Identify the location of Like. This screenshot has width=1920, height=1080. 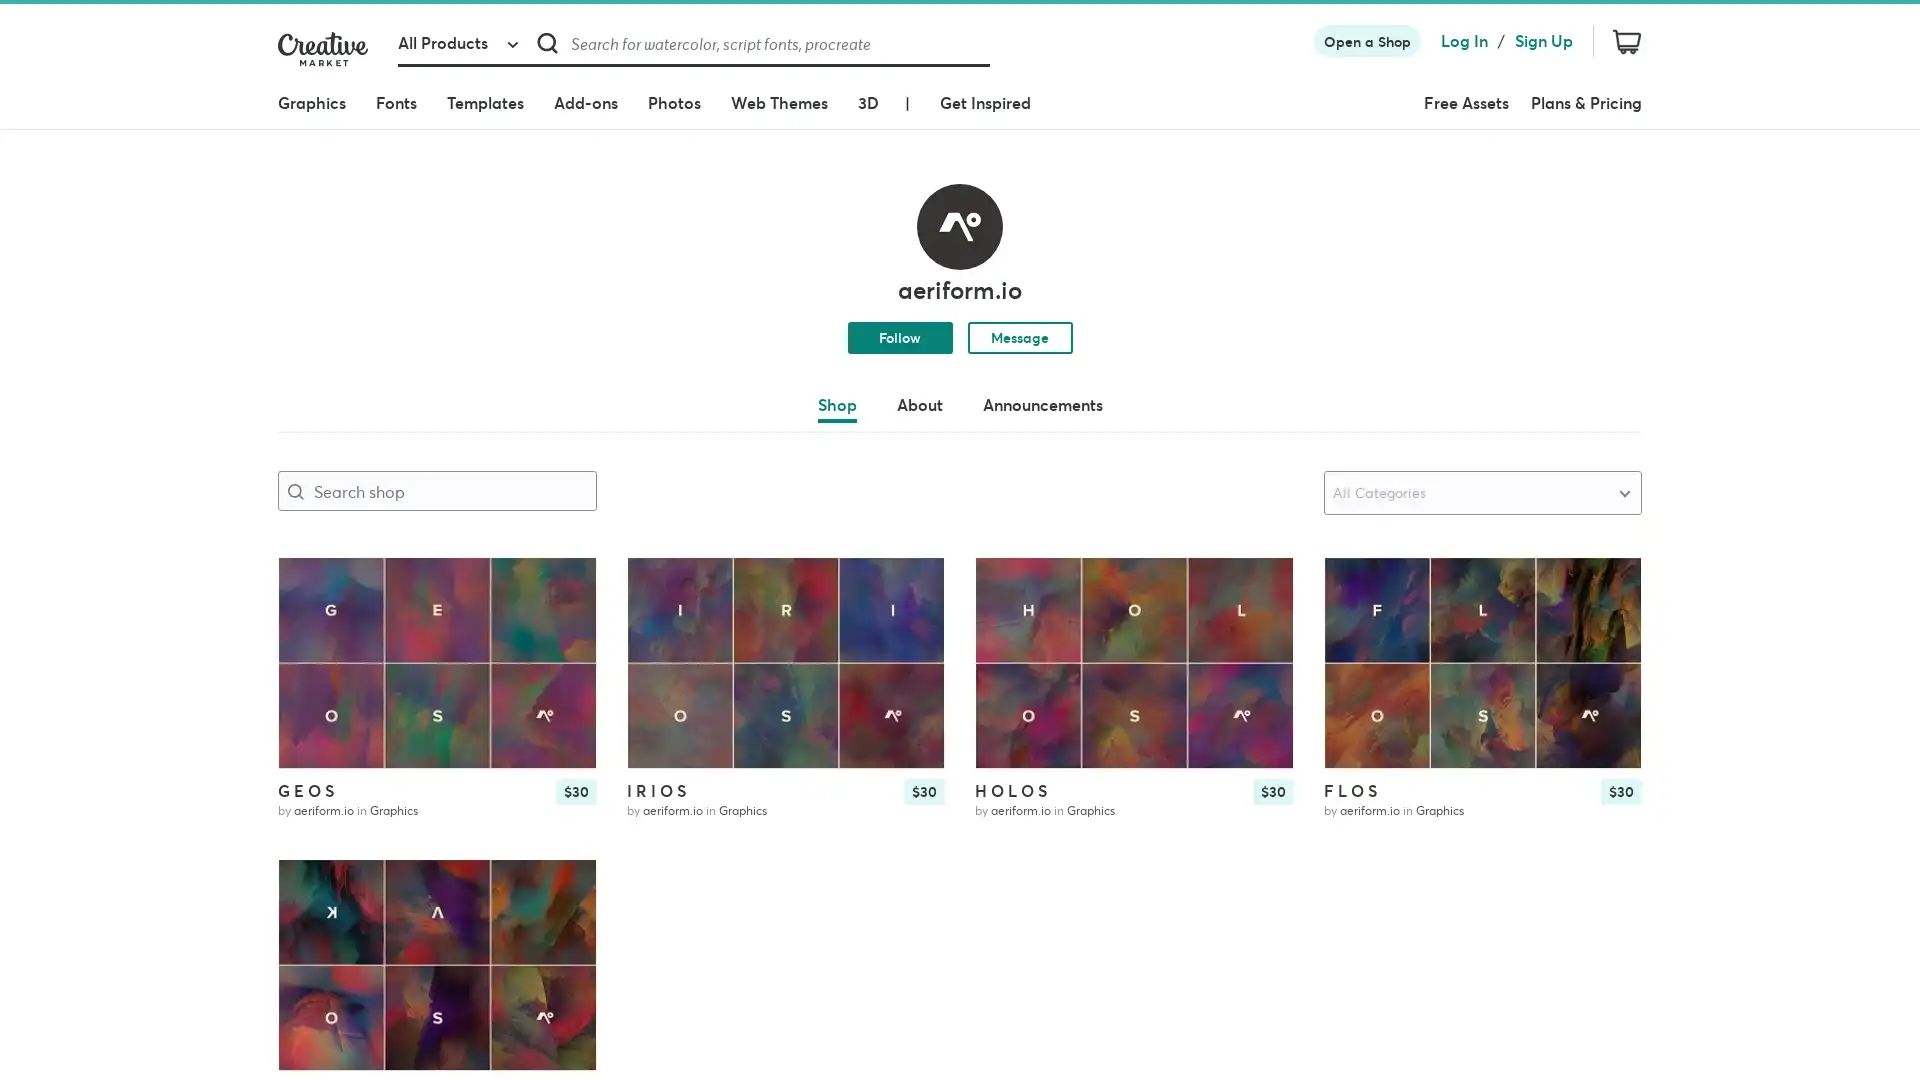
(562, 889).